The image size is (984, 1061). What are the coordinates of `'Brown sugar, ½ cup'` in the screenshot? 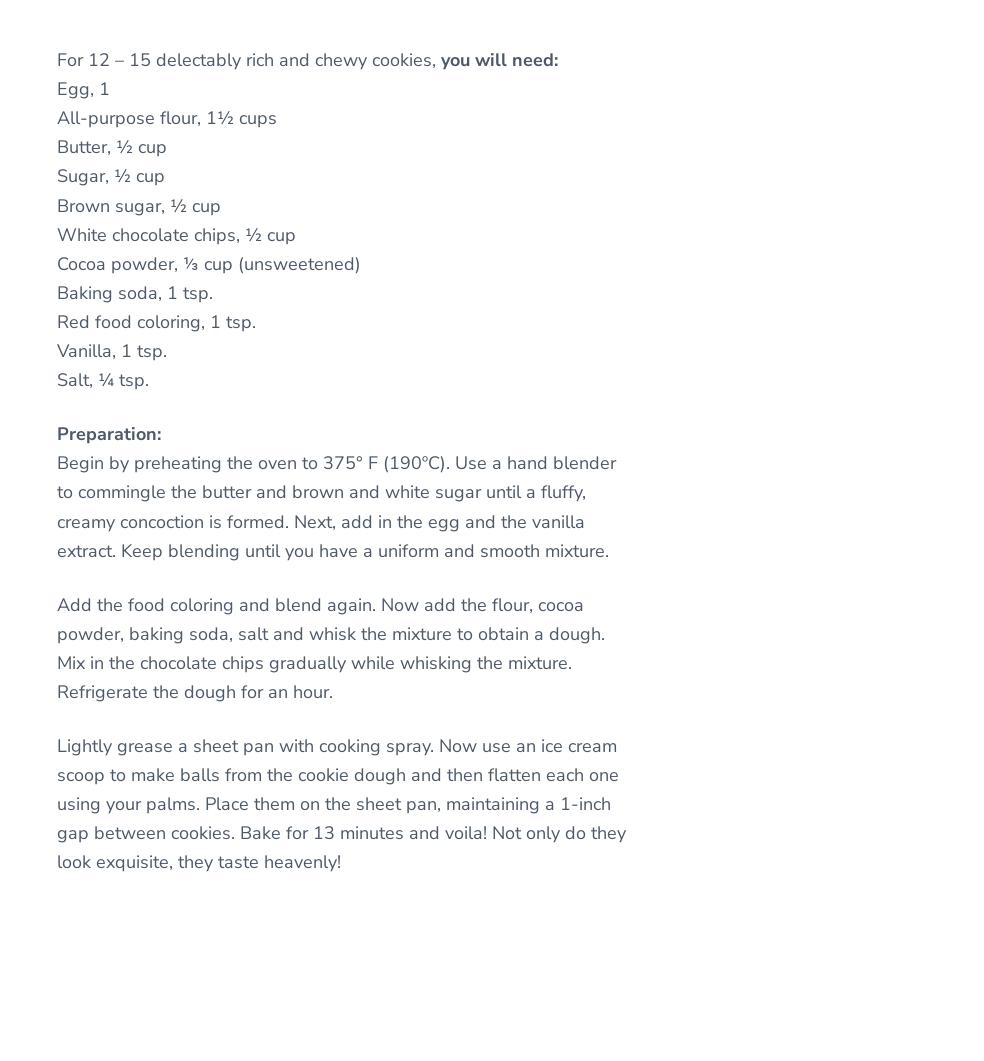 It's located at (139, 203).